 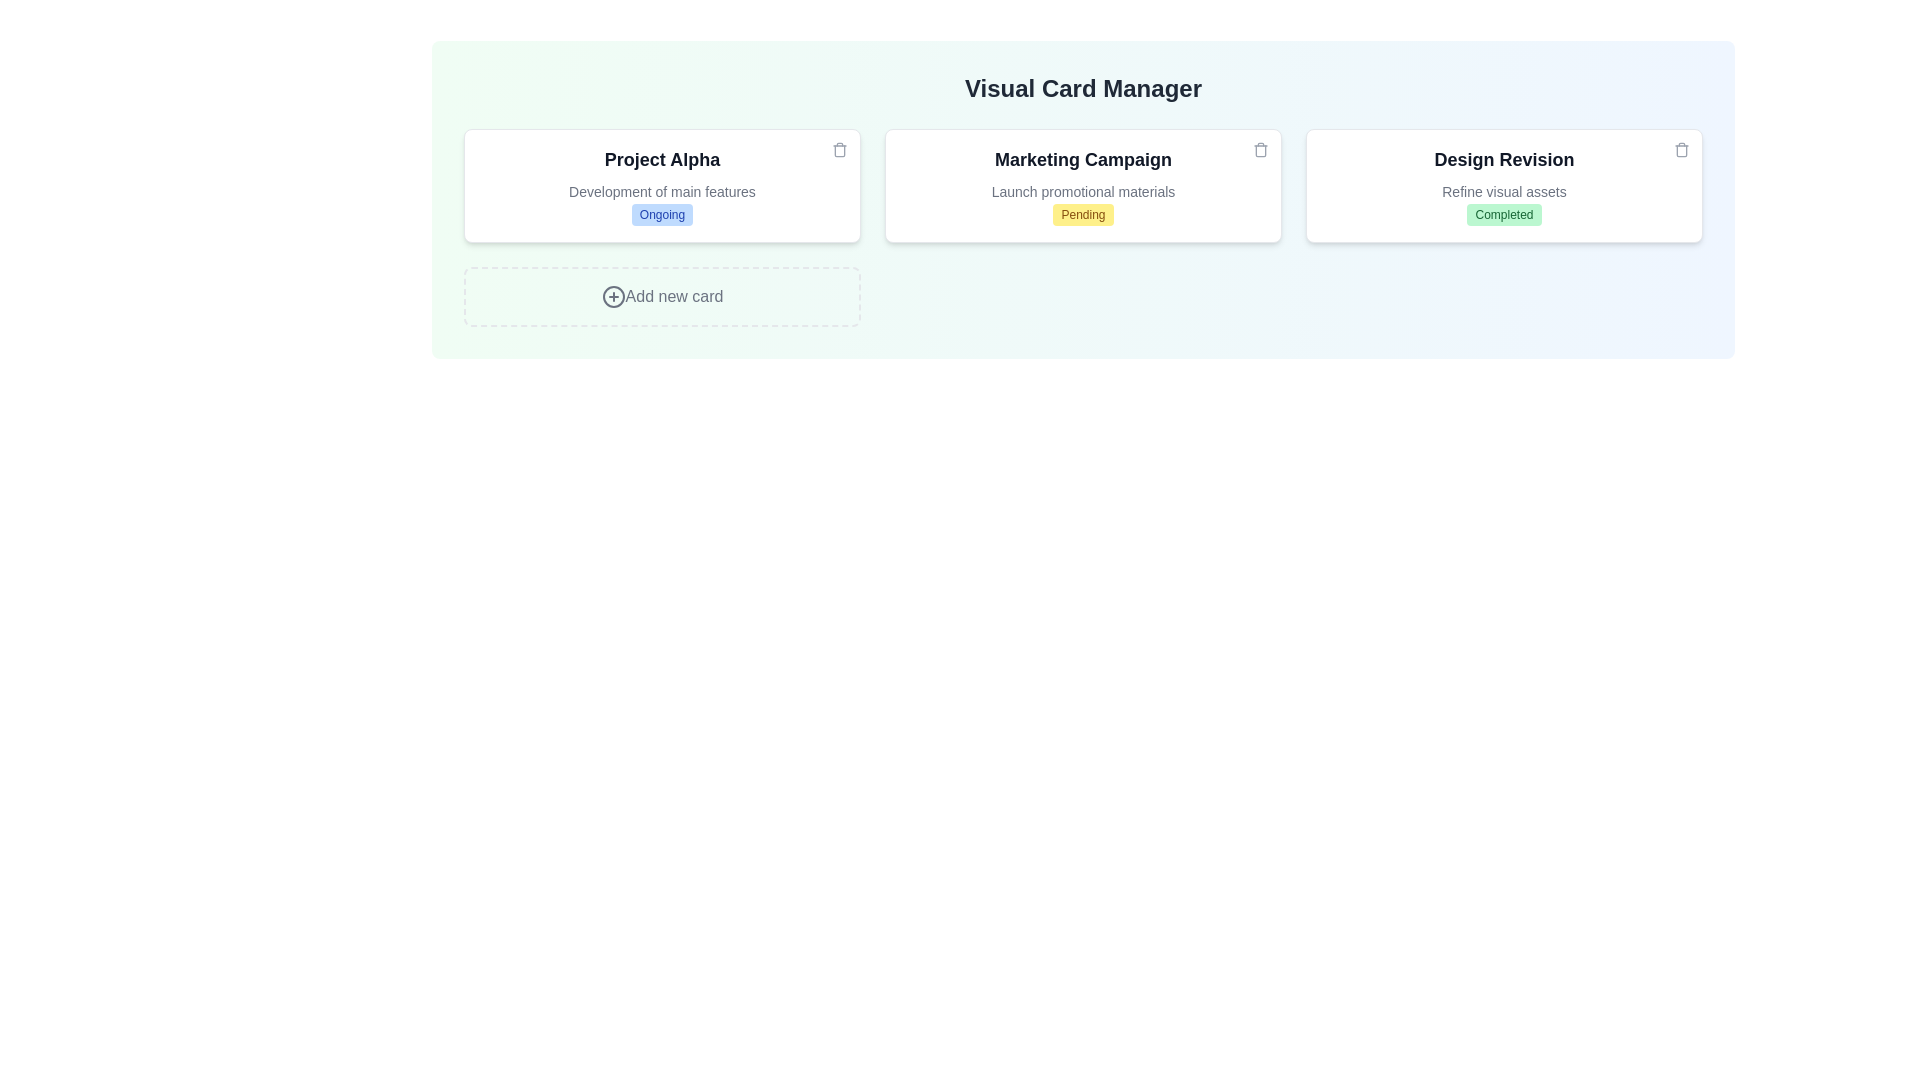 What do you see at coordinates (1680, 149) in the screenshot?
I see `delete button on the card titled Design Revision to remove it` at bounding box center [1680, 149].